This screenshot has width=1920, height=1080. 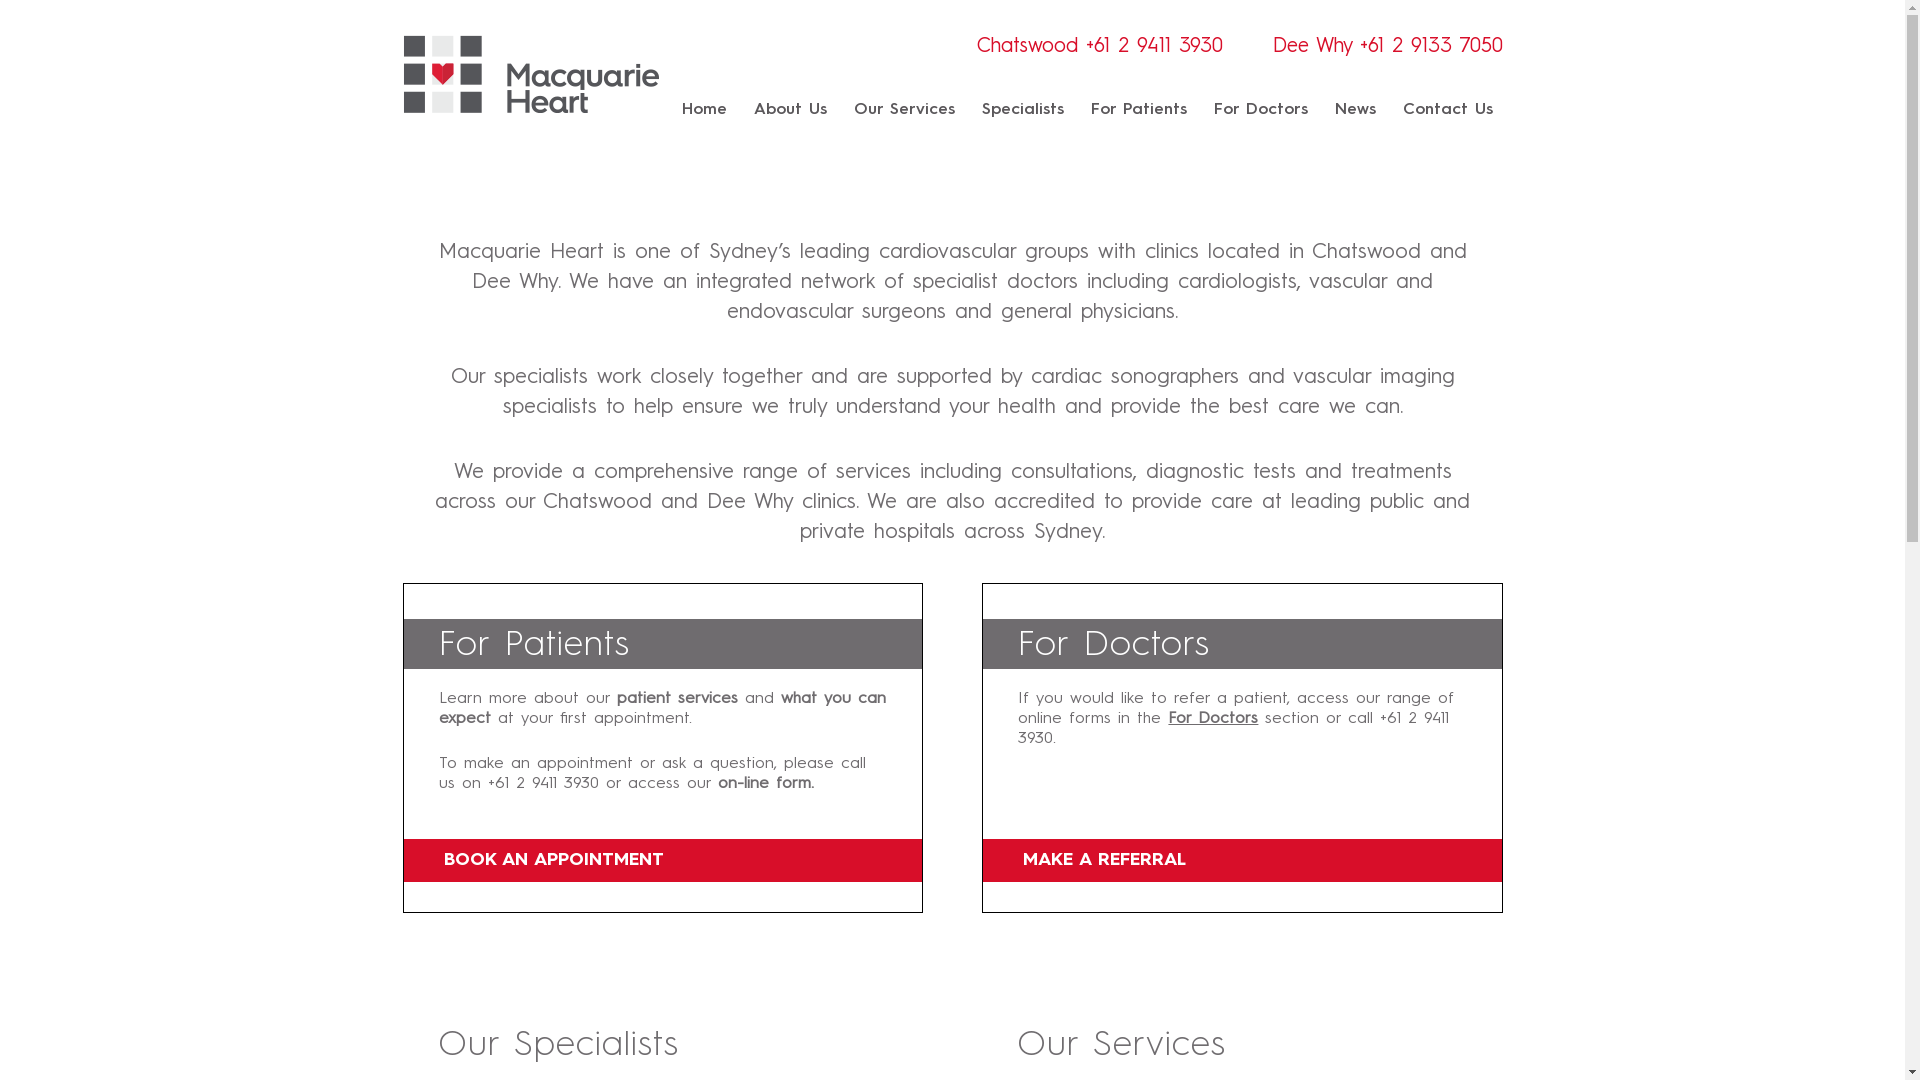 What do you see at coordinates (763, 782) in the screenshot?
I see `'on-line form'` at bounding box center [763, 782].